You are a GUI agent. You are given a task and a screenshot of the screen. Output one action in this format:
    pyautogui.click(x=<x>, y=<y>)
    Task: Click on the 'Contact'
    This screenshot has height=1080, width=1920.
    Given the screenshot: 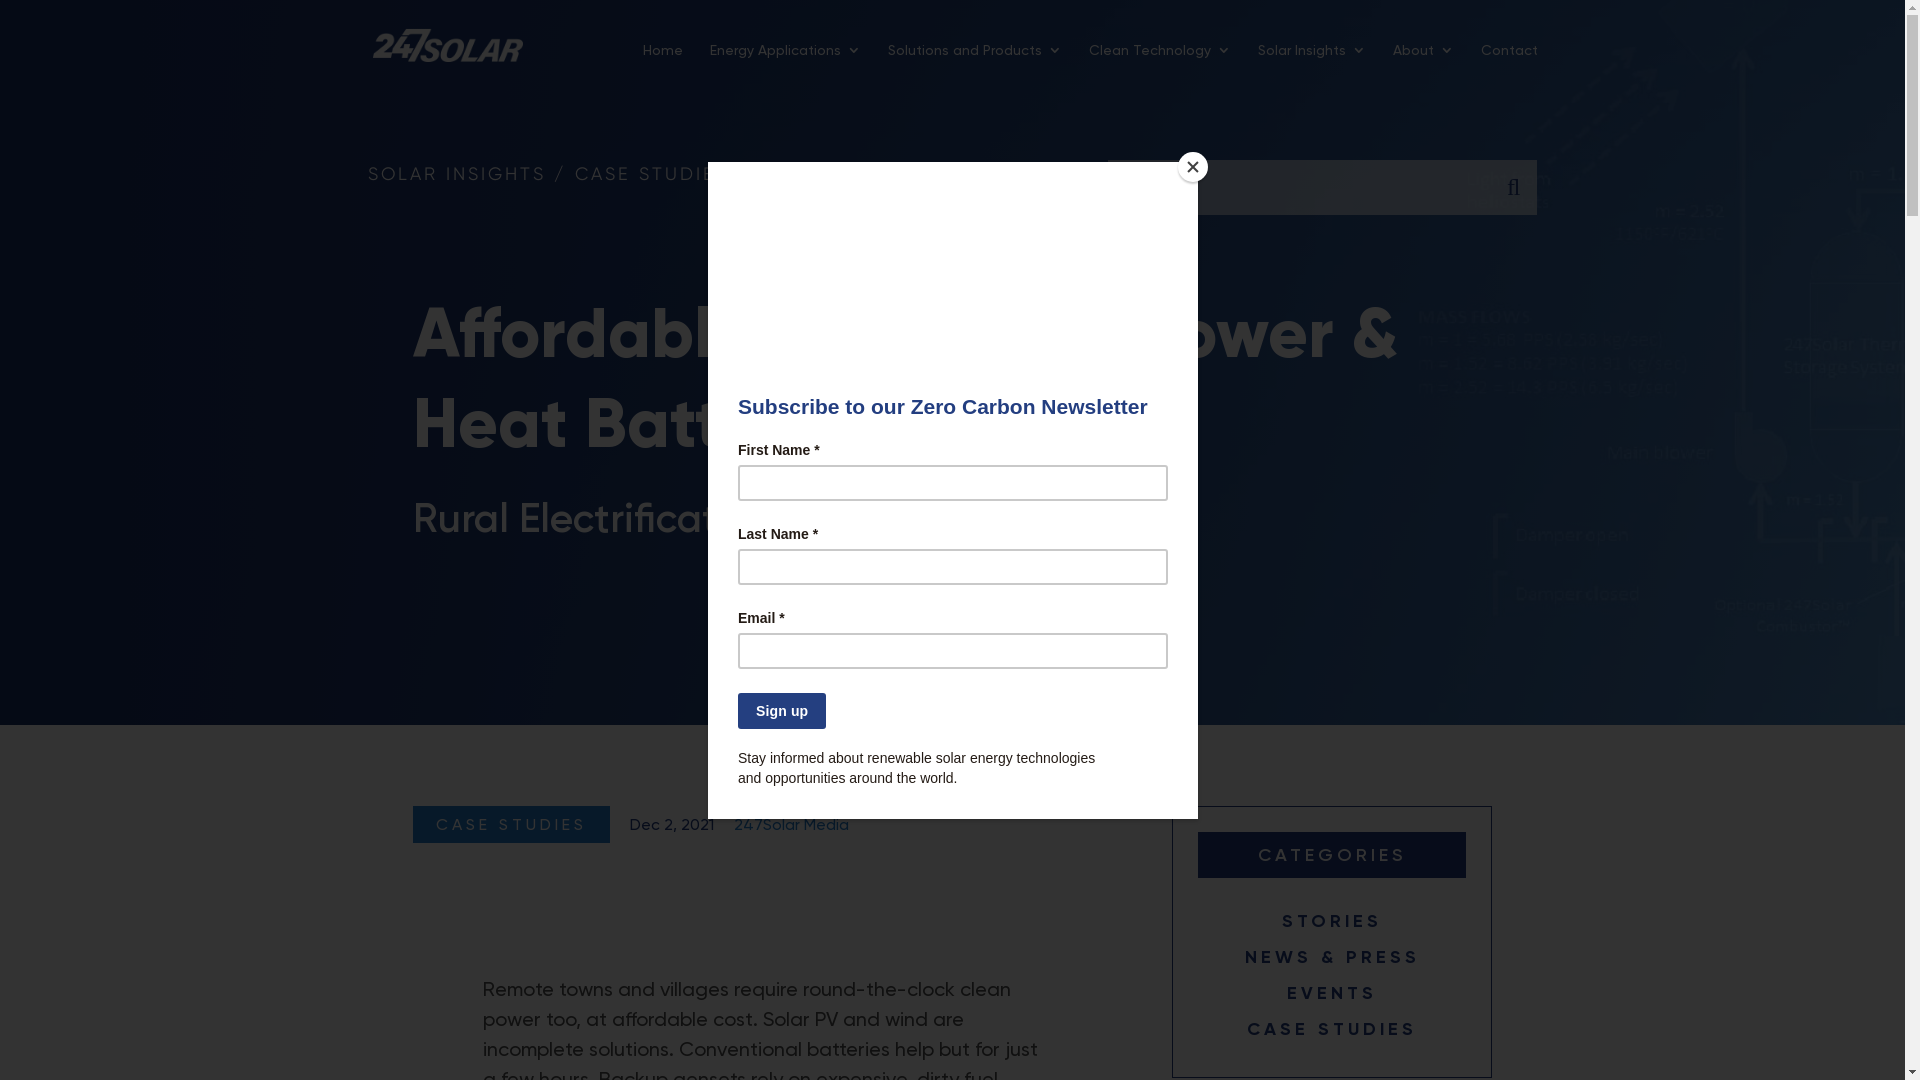 What is the action you would take?
    pyautogui.click(x=1508, y=65)
    